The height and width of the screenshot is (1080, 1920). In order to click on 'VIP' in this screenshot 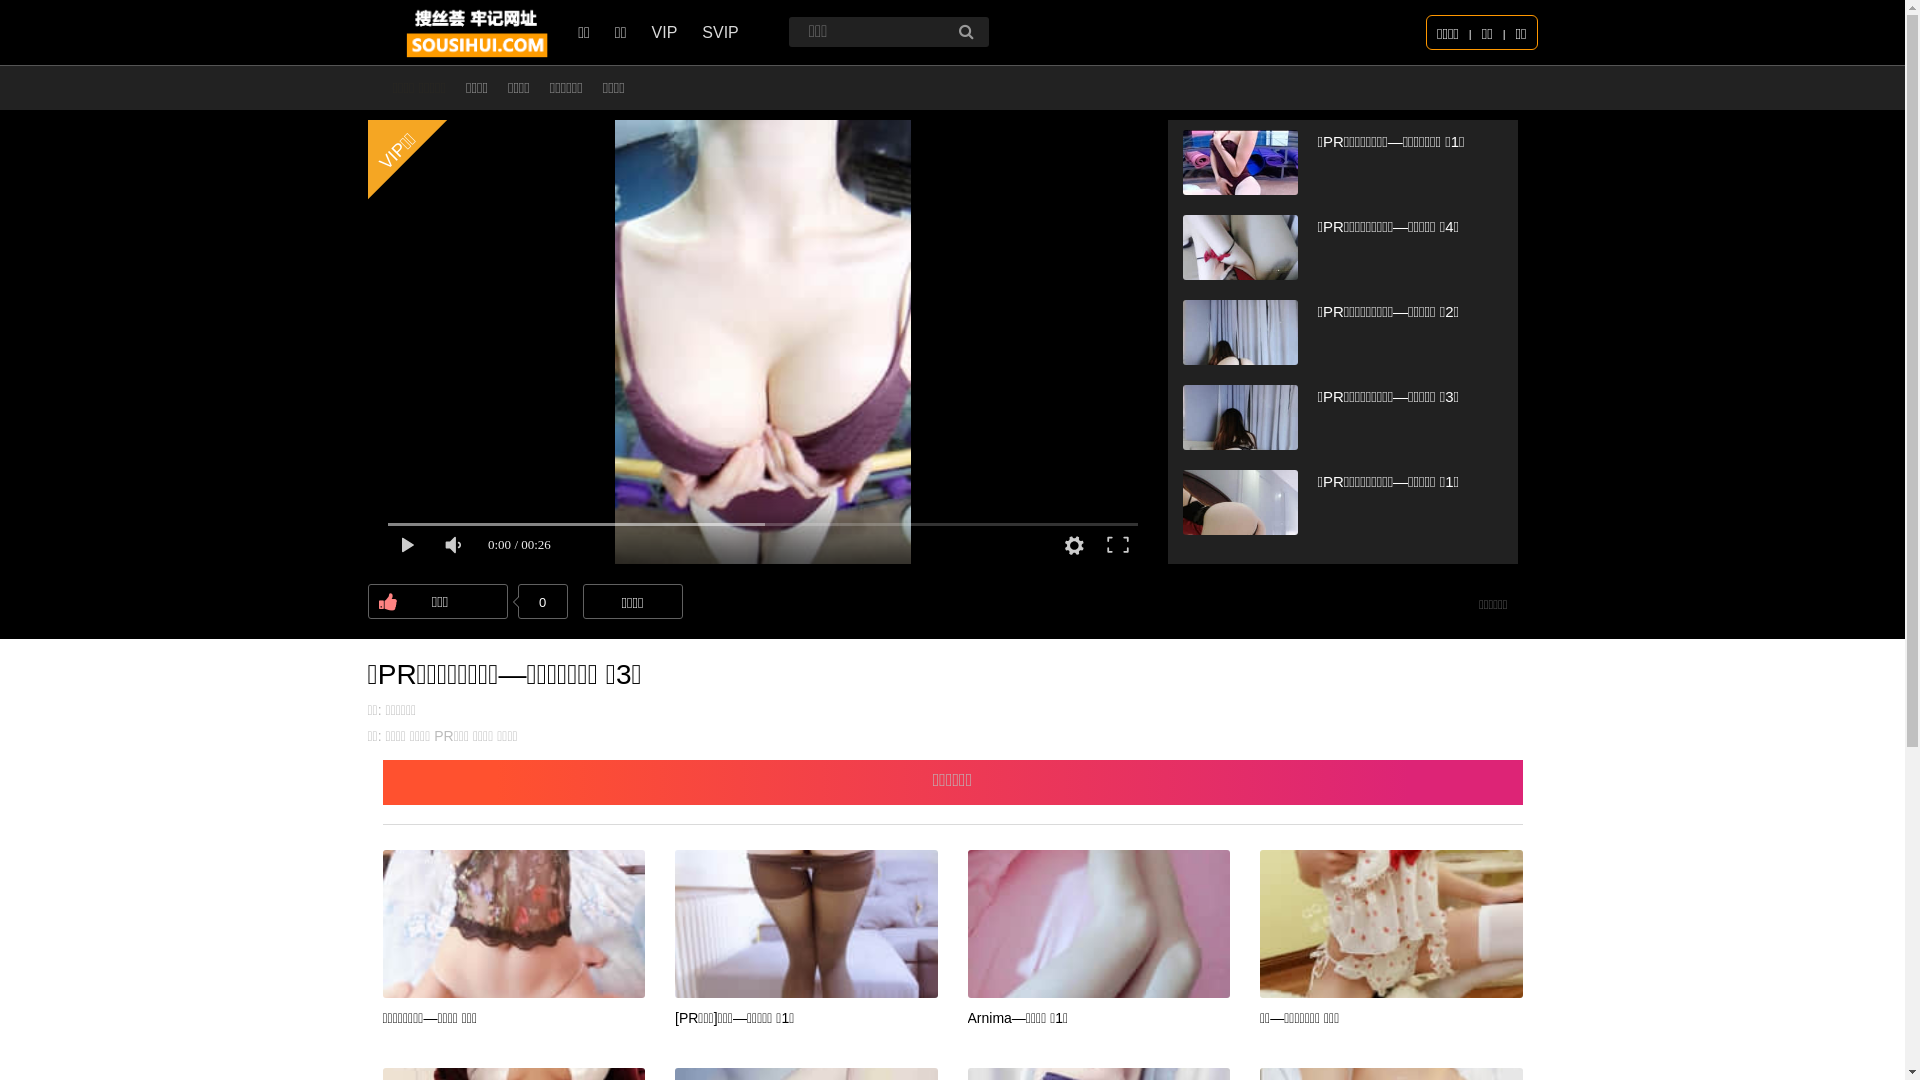, I will do `click(665, 32)`.